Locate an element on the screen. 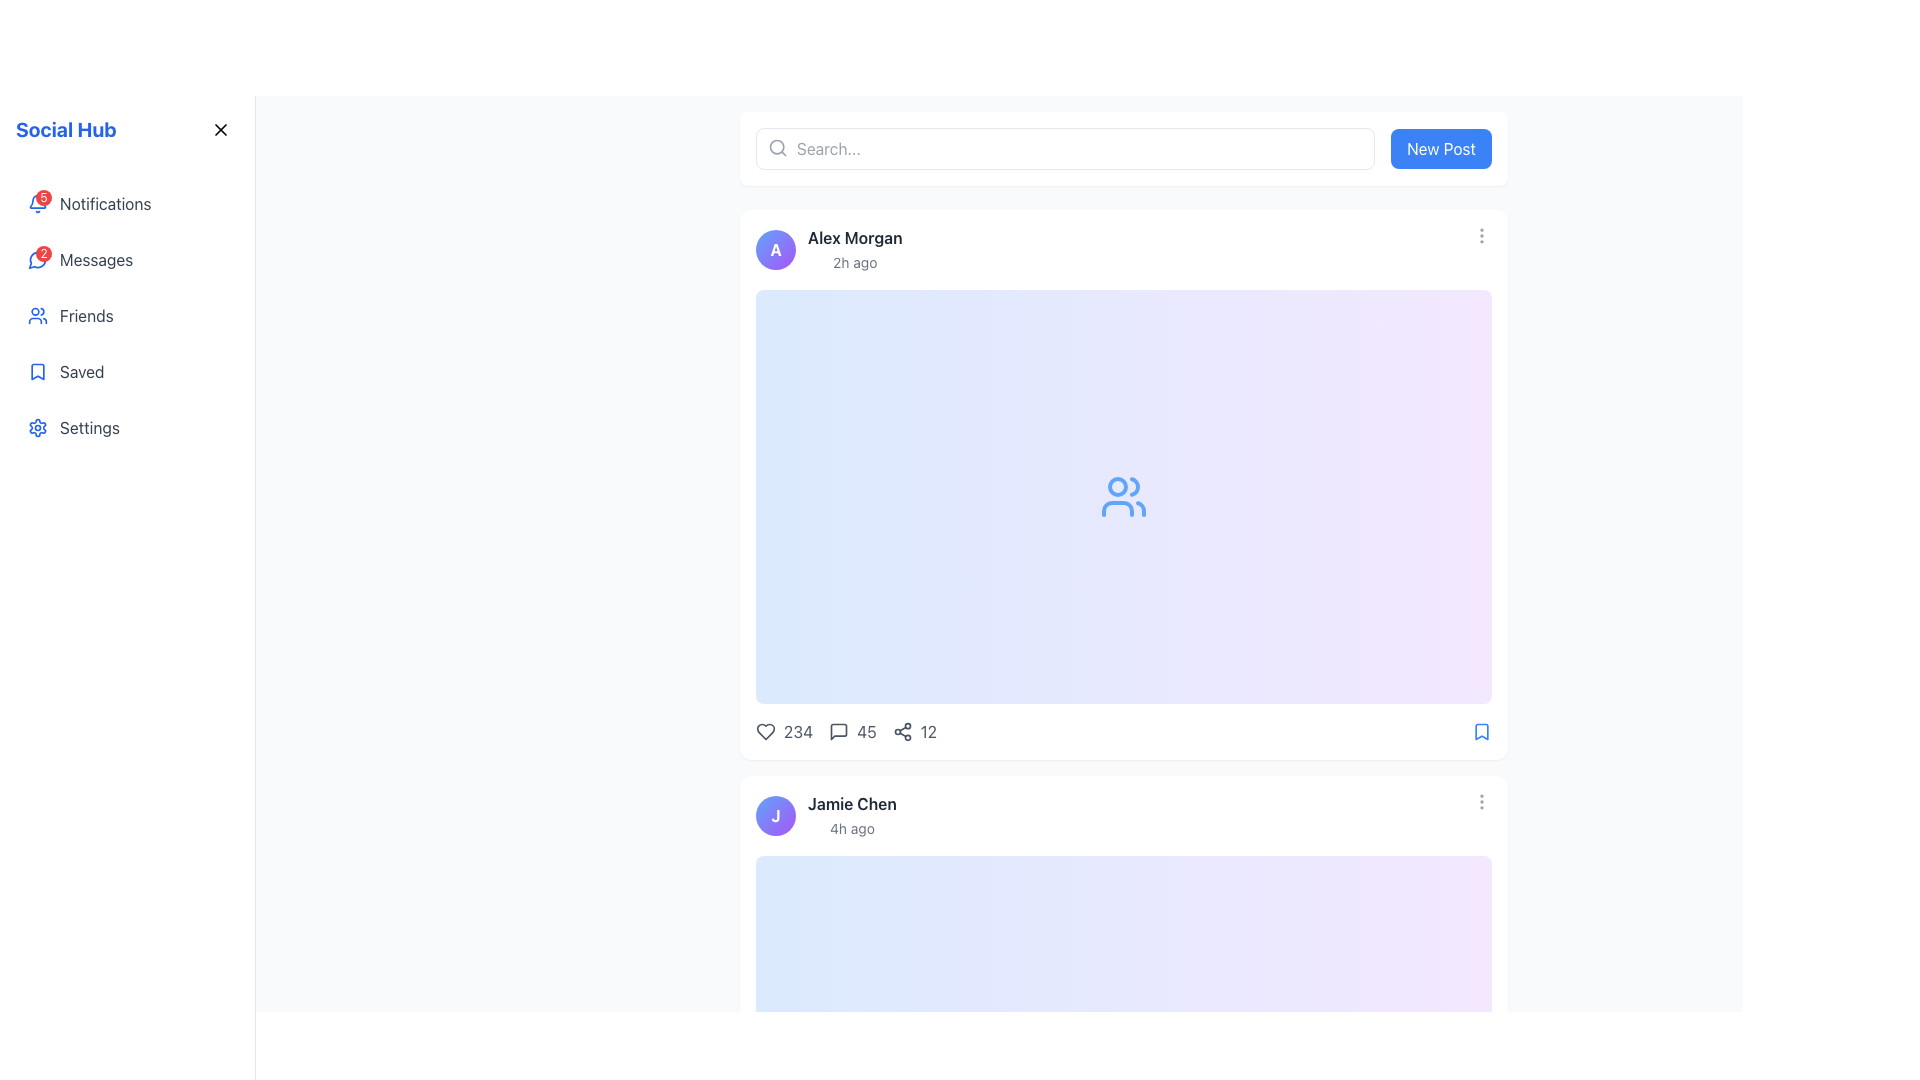 This screenshot has width=1920, height=1080. the static text displaying the count of 'likes' for the associated post, located to the immediate right of a heart-shaped icon, which is non-interactive and serves an informational purpose is located at coordinates (797, 732).